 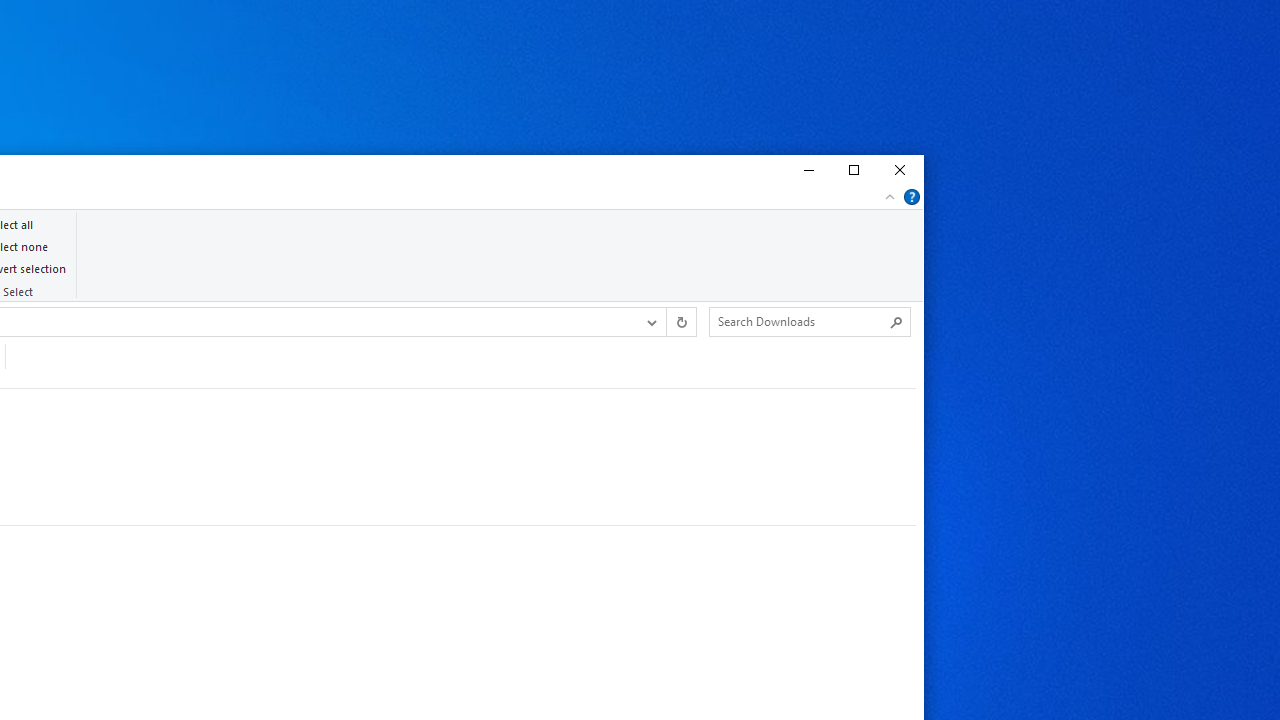 What do you see at coordinates (650, 320) in the screenshot?
I see `'Previous Locations'` at bounding box center [650, 320].